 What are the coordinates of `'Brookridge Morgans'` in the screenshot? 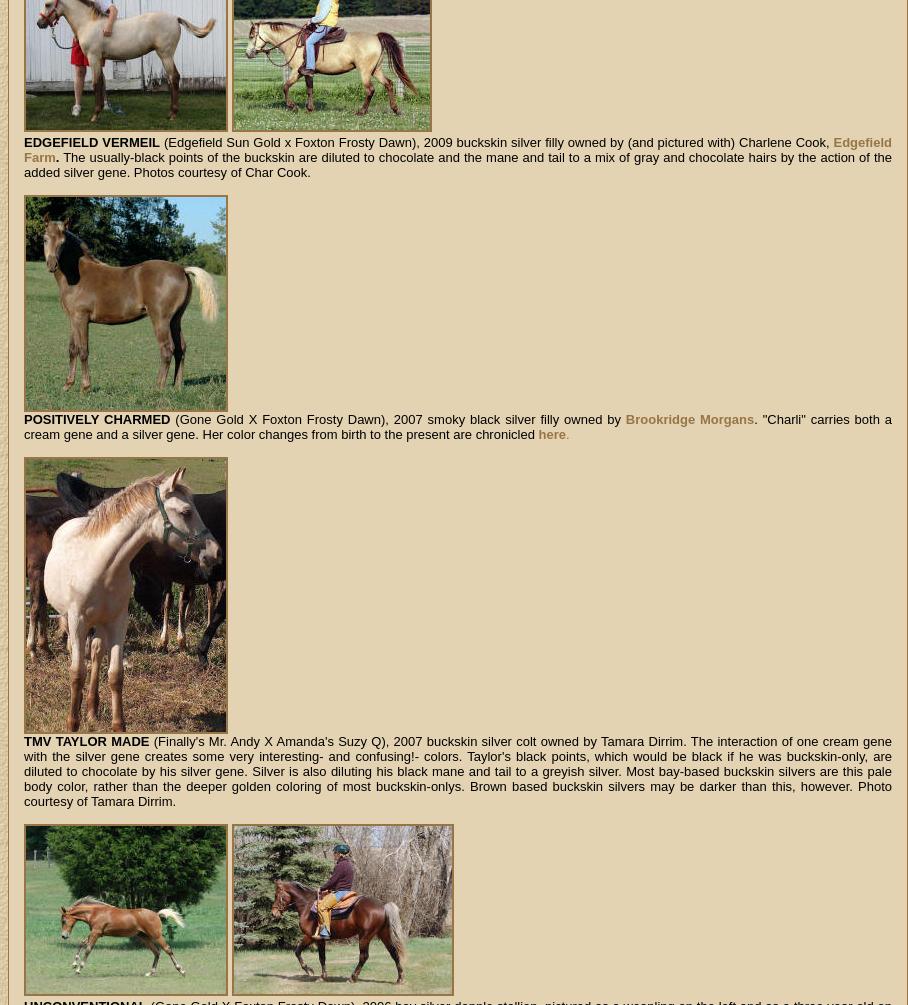 It's located at (623, 419).